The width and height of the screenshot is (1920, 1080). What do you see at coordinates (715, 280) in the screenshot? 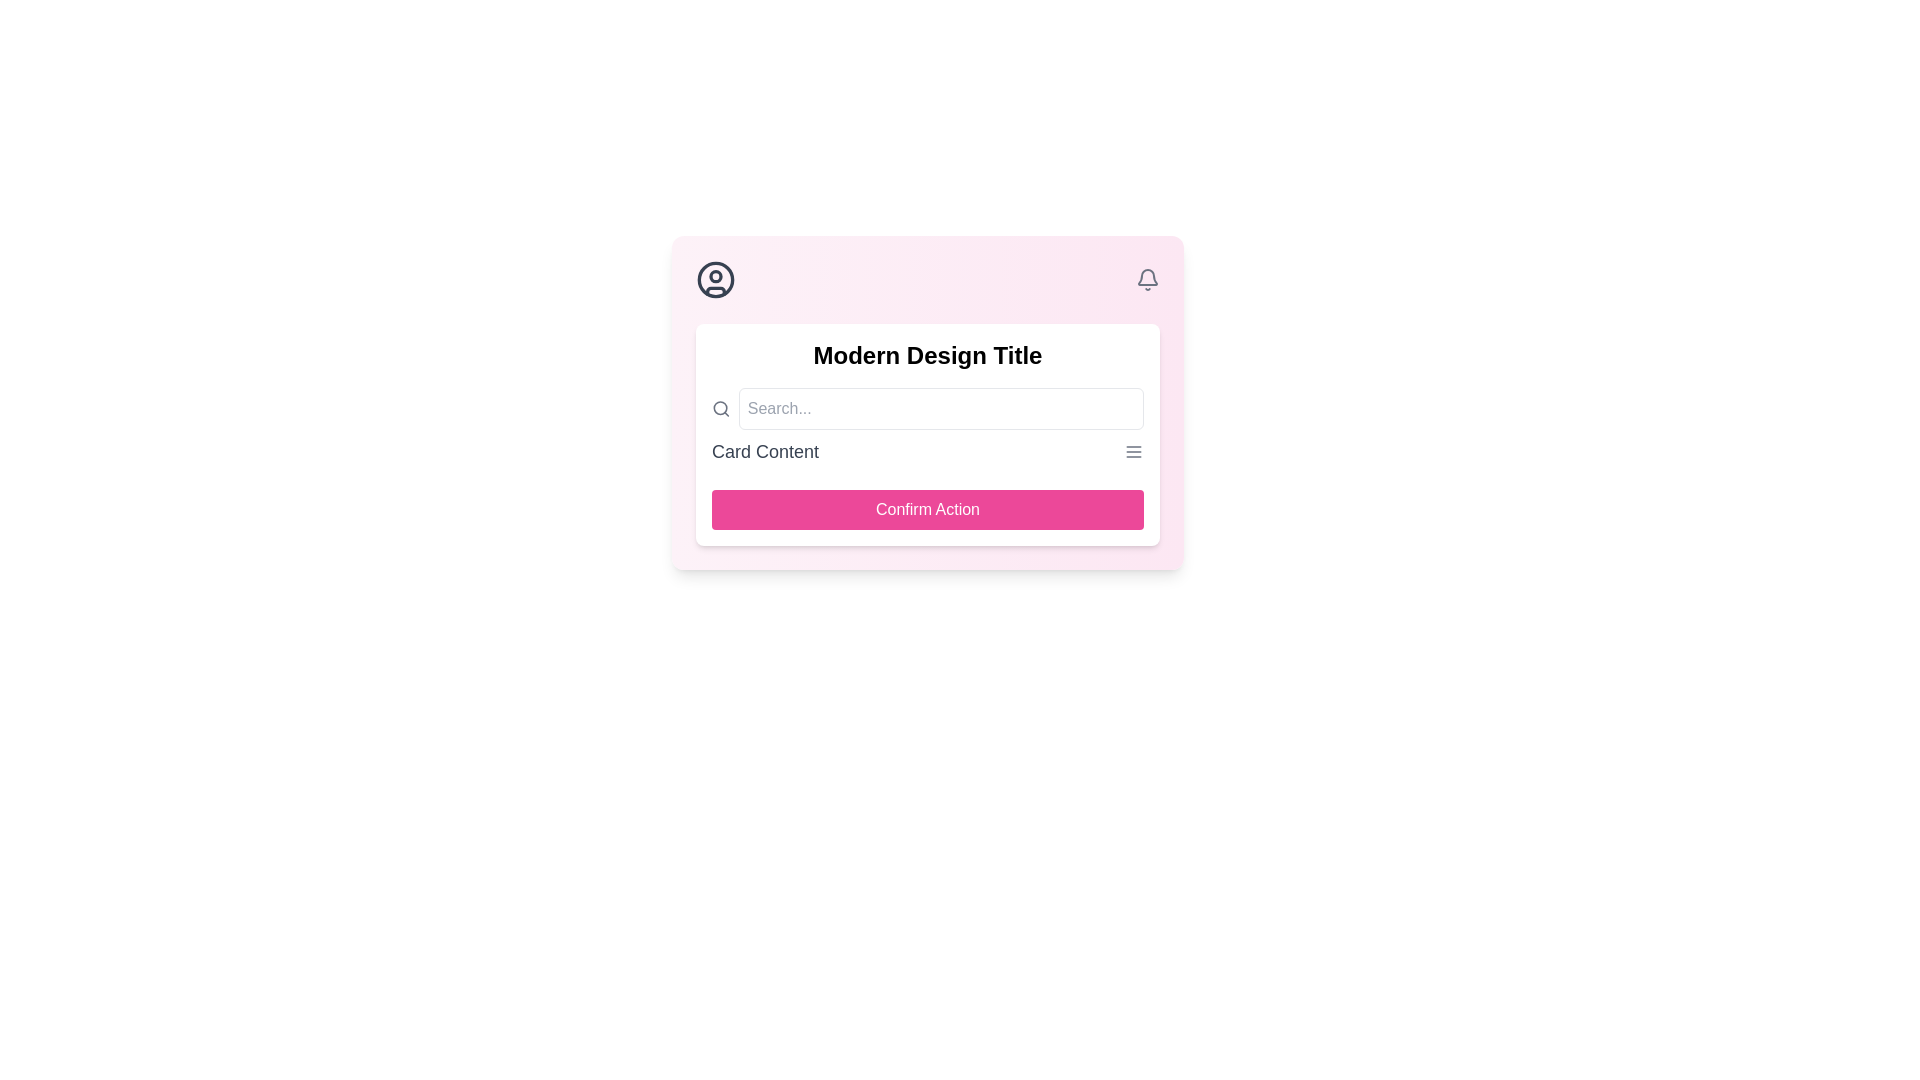
I see `the decorative graphical element (circle) located in the top-left corner of the user profile icon` at bounding box center [715, 280].